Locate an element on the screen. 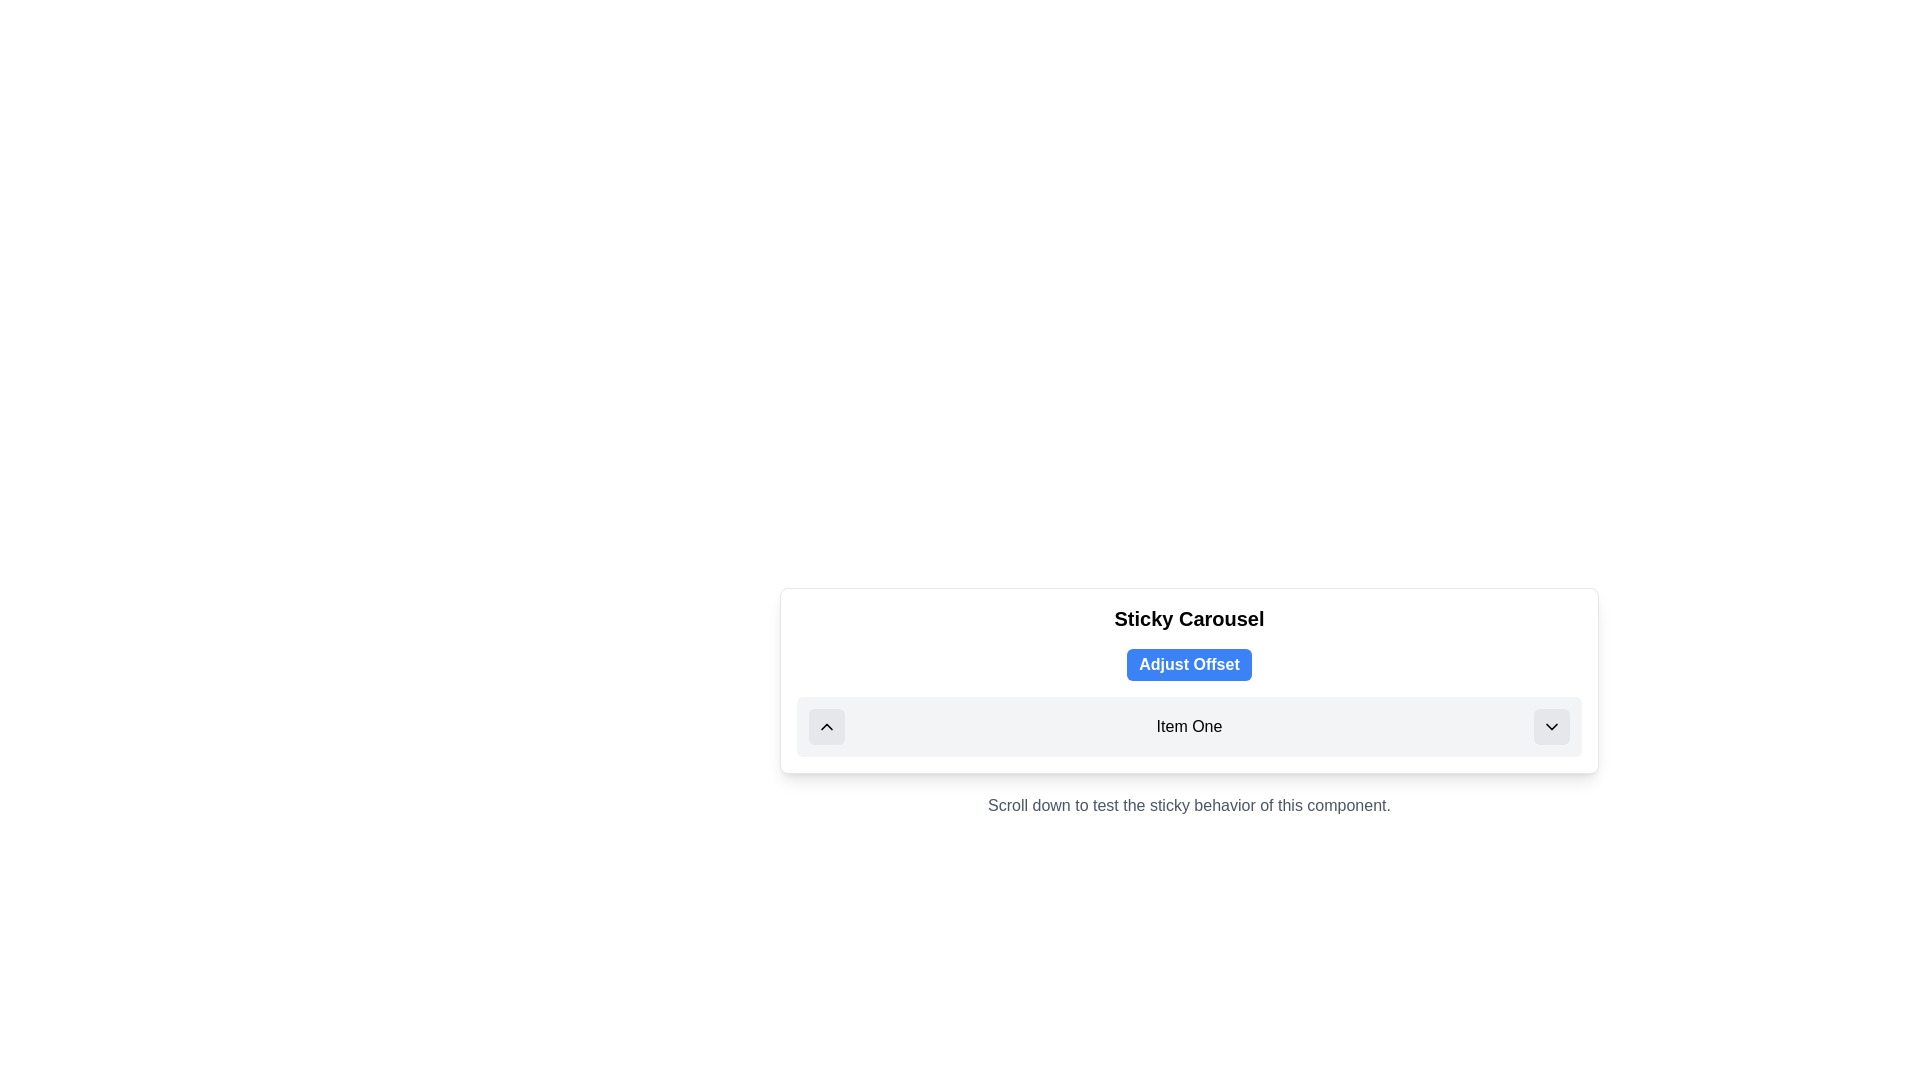  the chevron-up icon, which is a monochromatic upward-pointing arrow located at the center top of a rounded rectangular section with a light gray background in the sticky carousel component is located at coordinates (826, 726).